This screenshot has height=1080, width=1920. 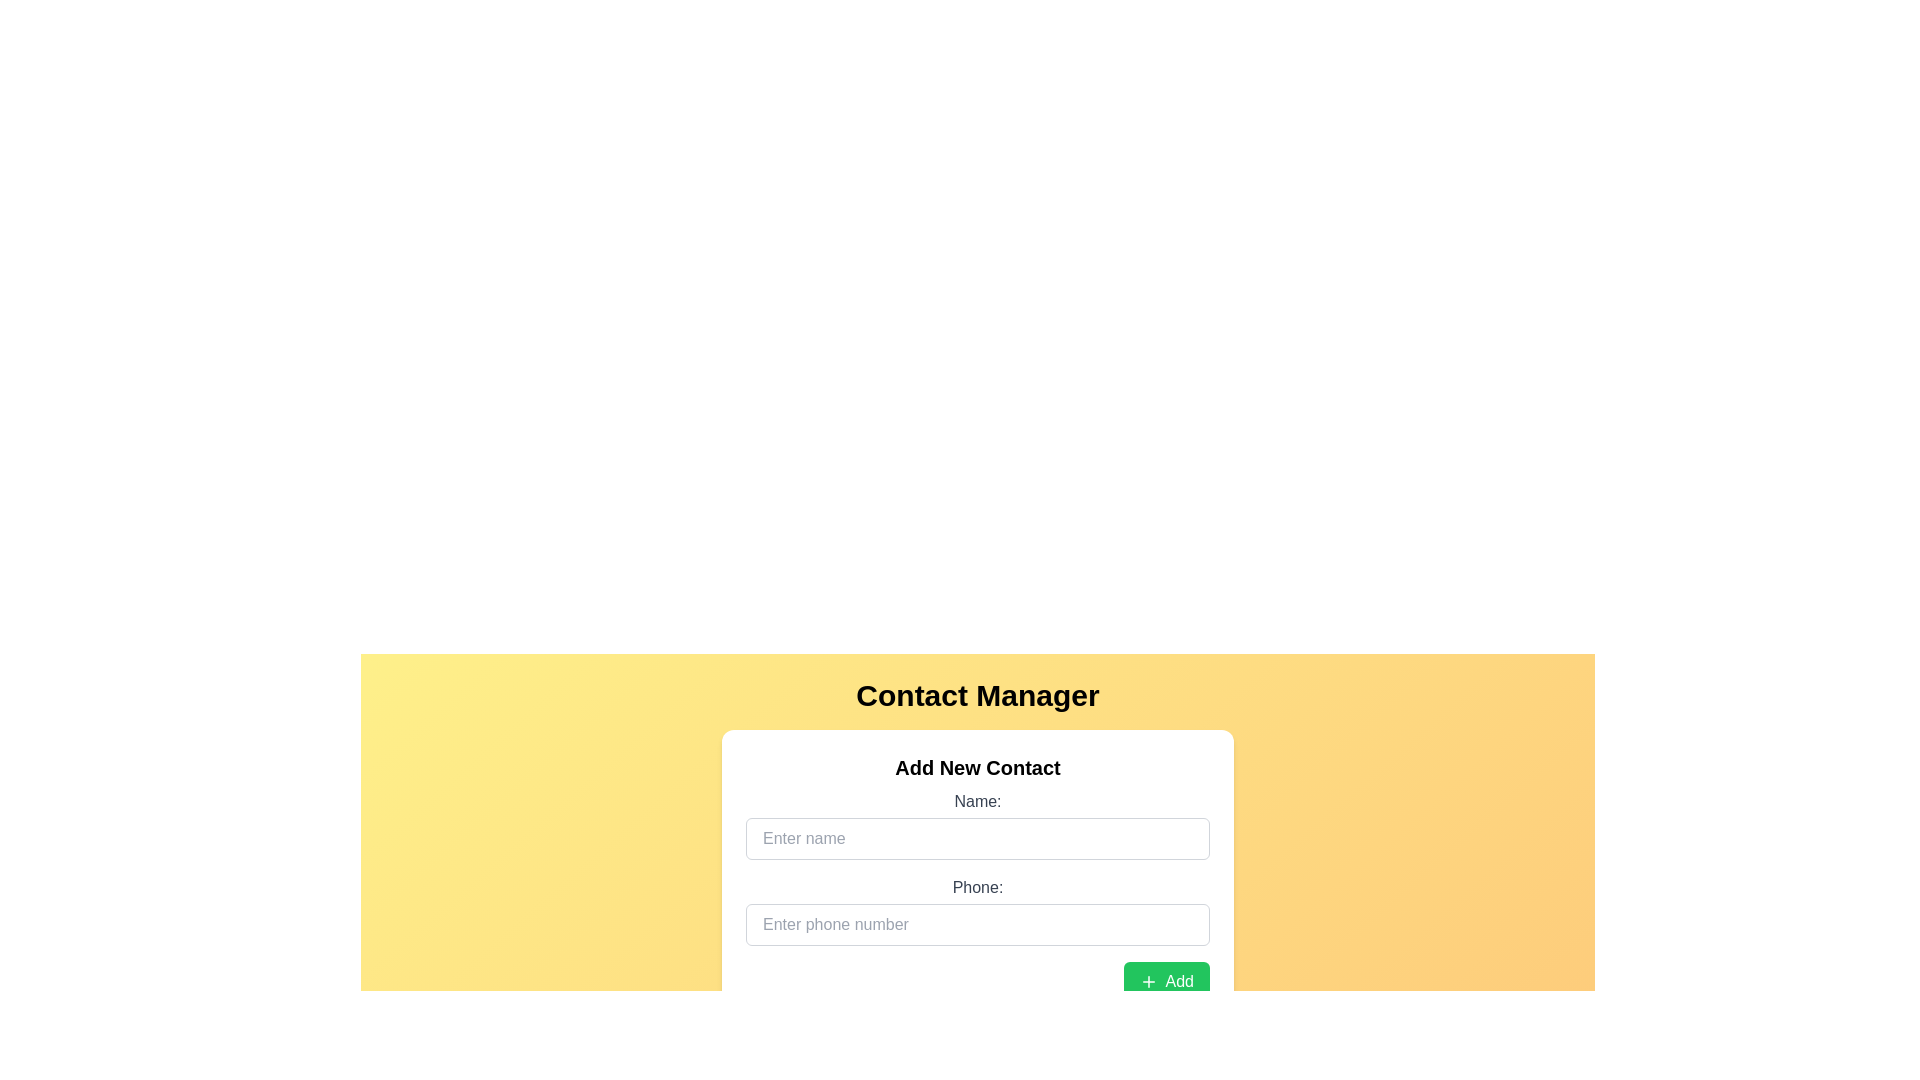 What do you see at coordinates (1166, 981) in the screenshot?
I see `the submit button located in the bottom-right corner of the 'Add New Contact' modal` at bounding box center [1166, 981].